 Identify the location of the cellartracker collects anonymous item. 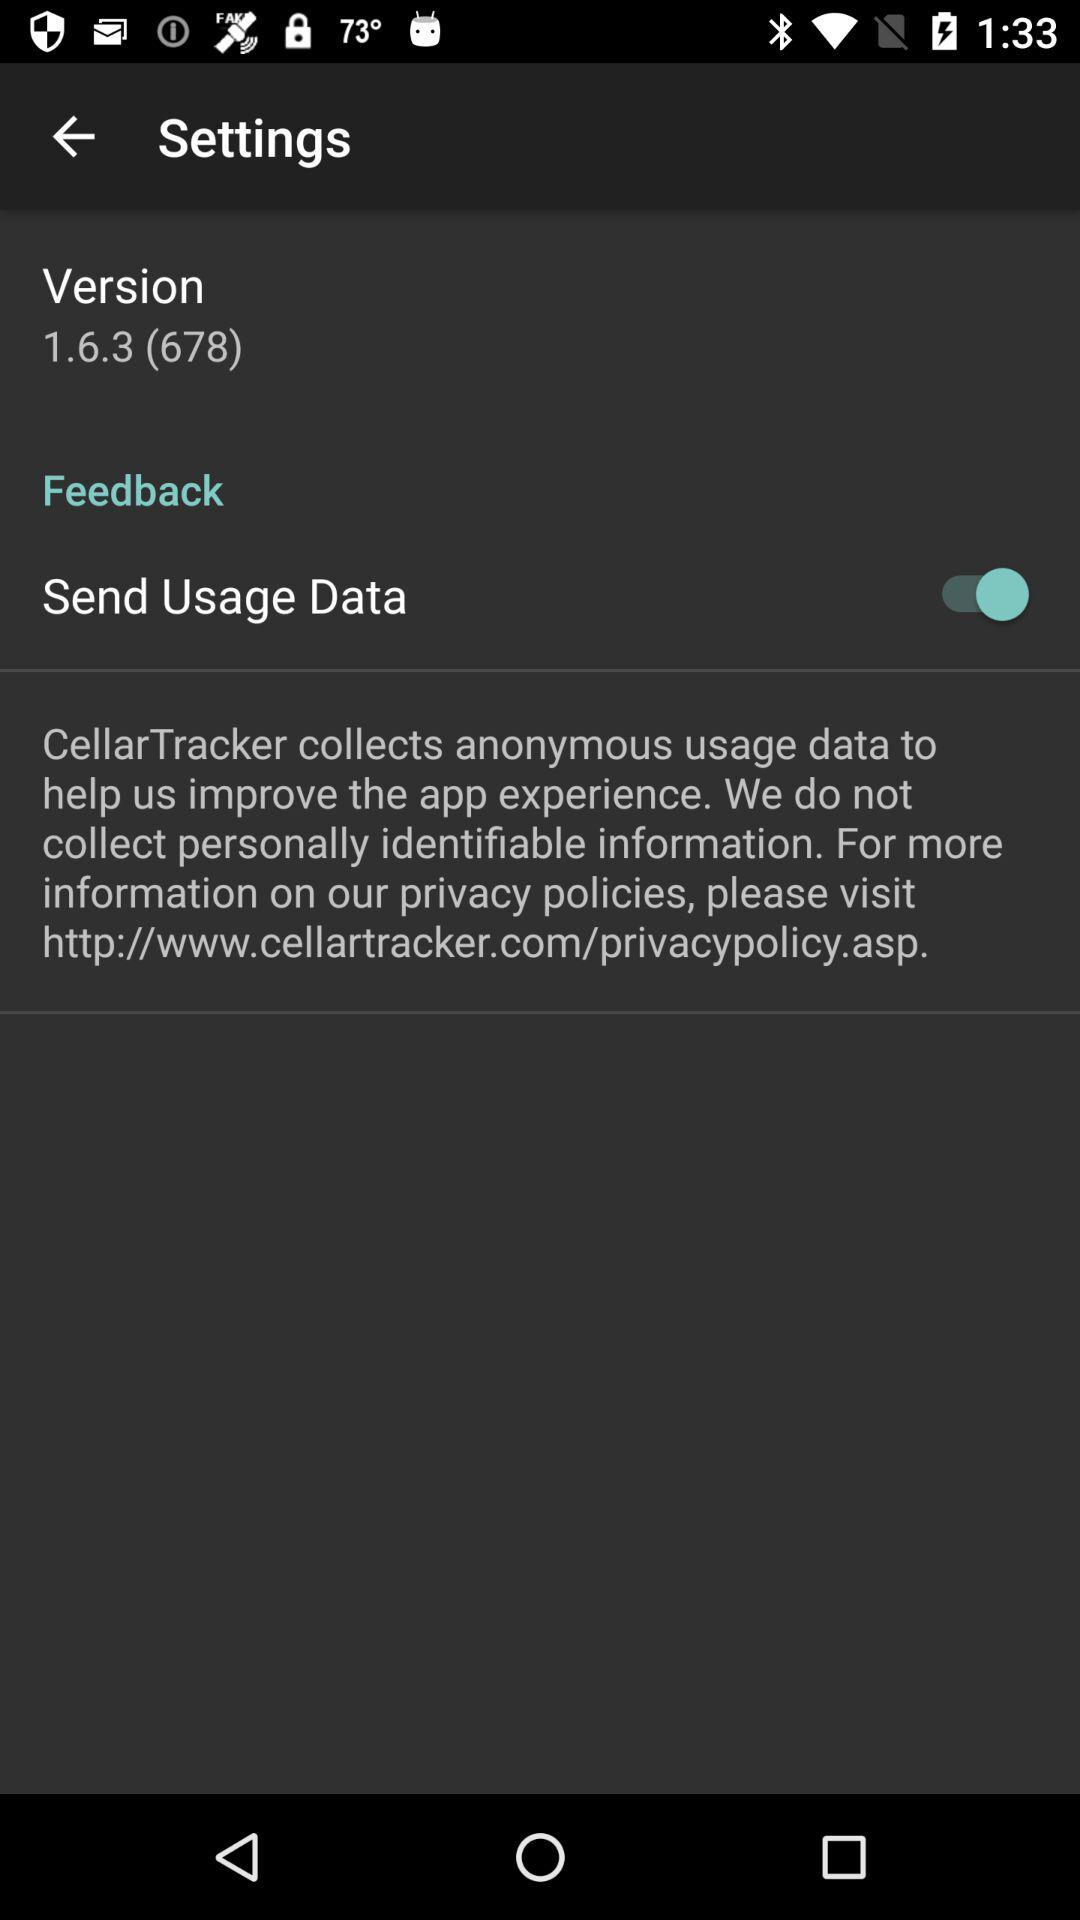
(540, 841).